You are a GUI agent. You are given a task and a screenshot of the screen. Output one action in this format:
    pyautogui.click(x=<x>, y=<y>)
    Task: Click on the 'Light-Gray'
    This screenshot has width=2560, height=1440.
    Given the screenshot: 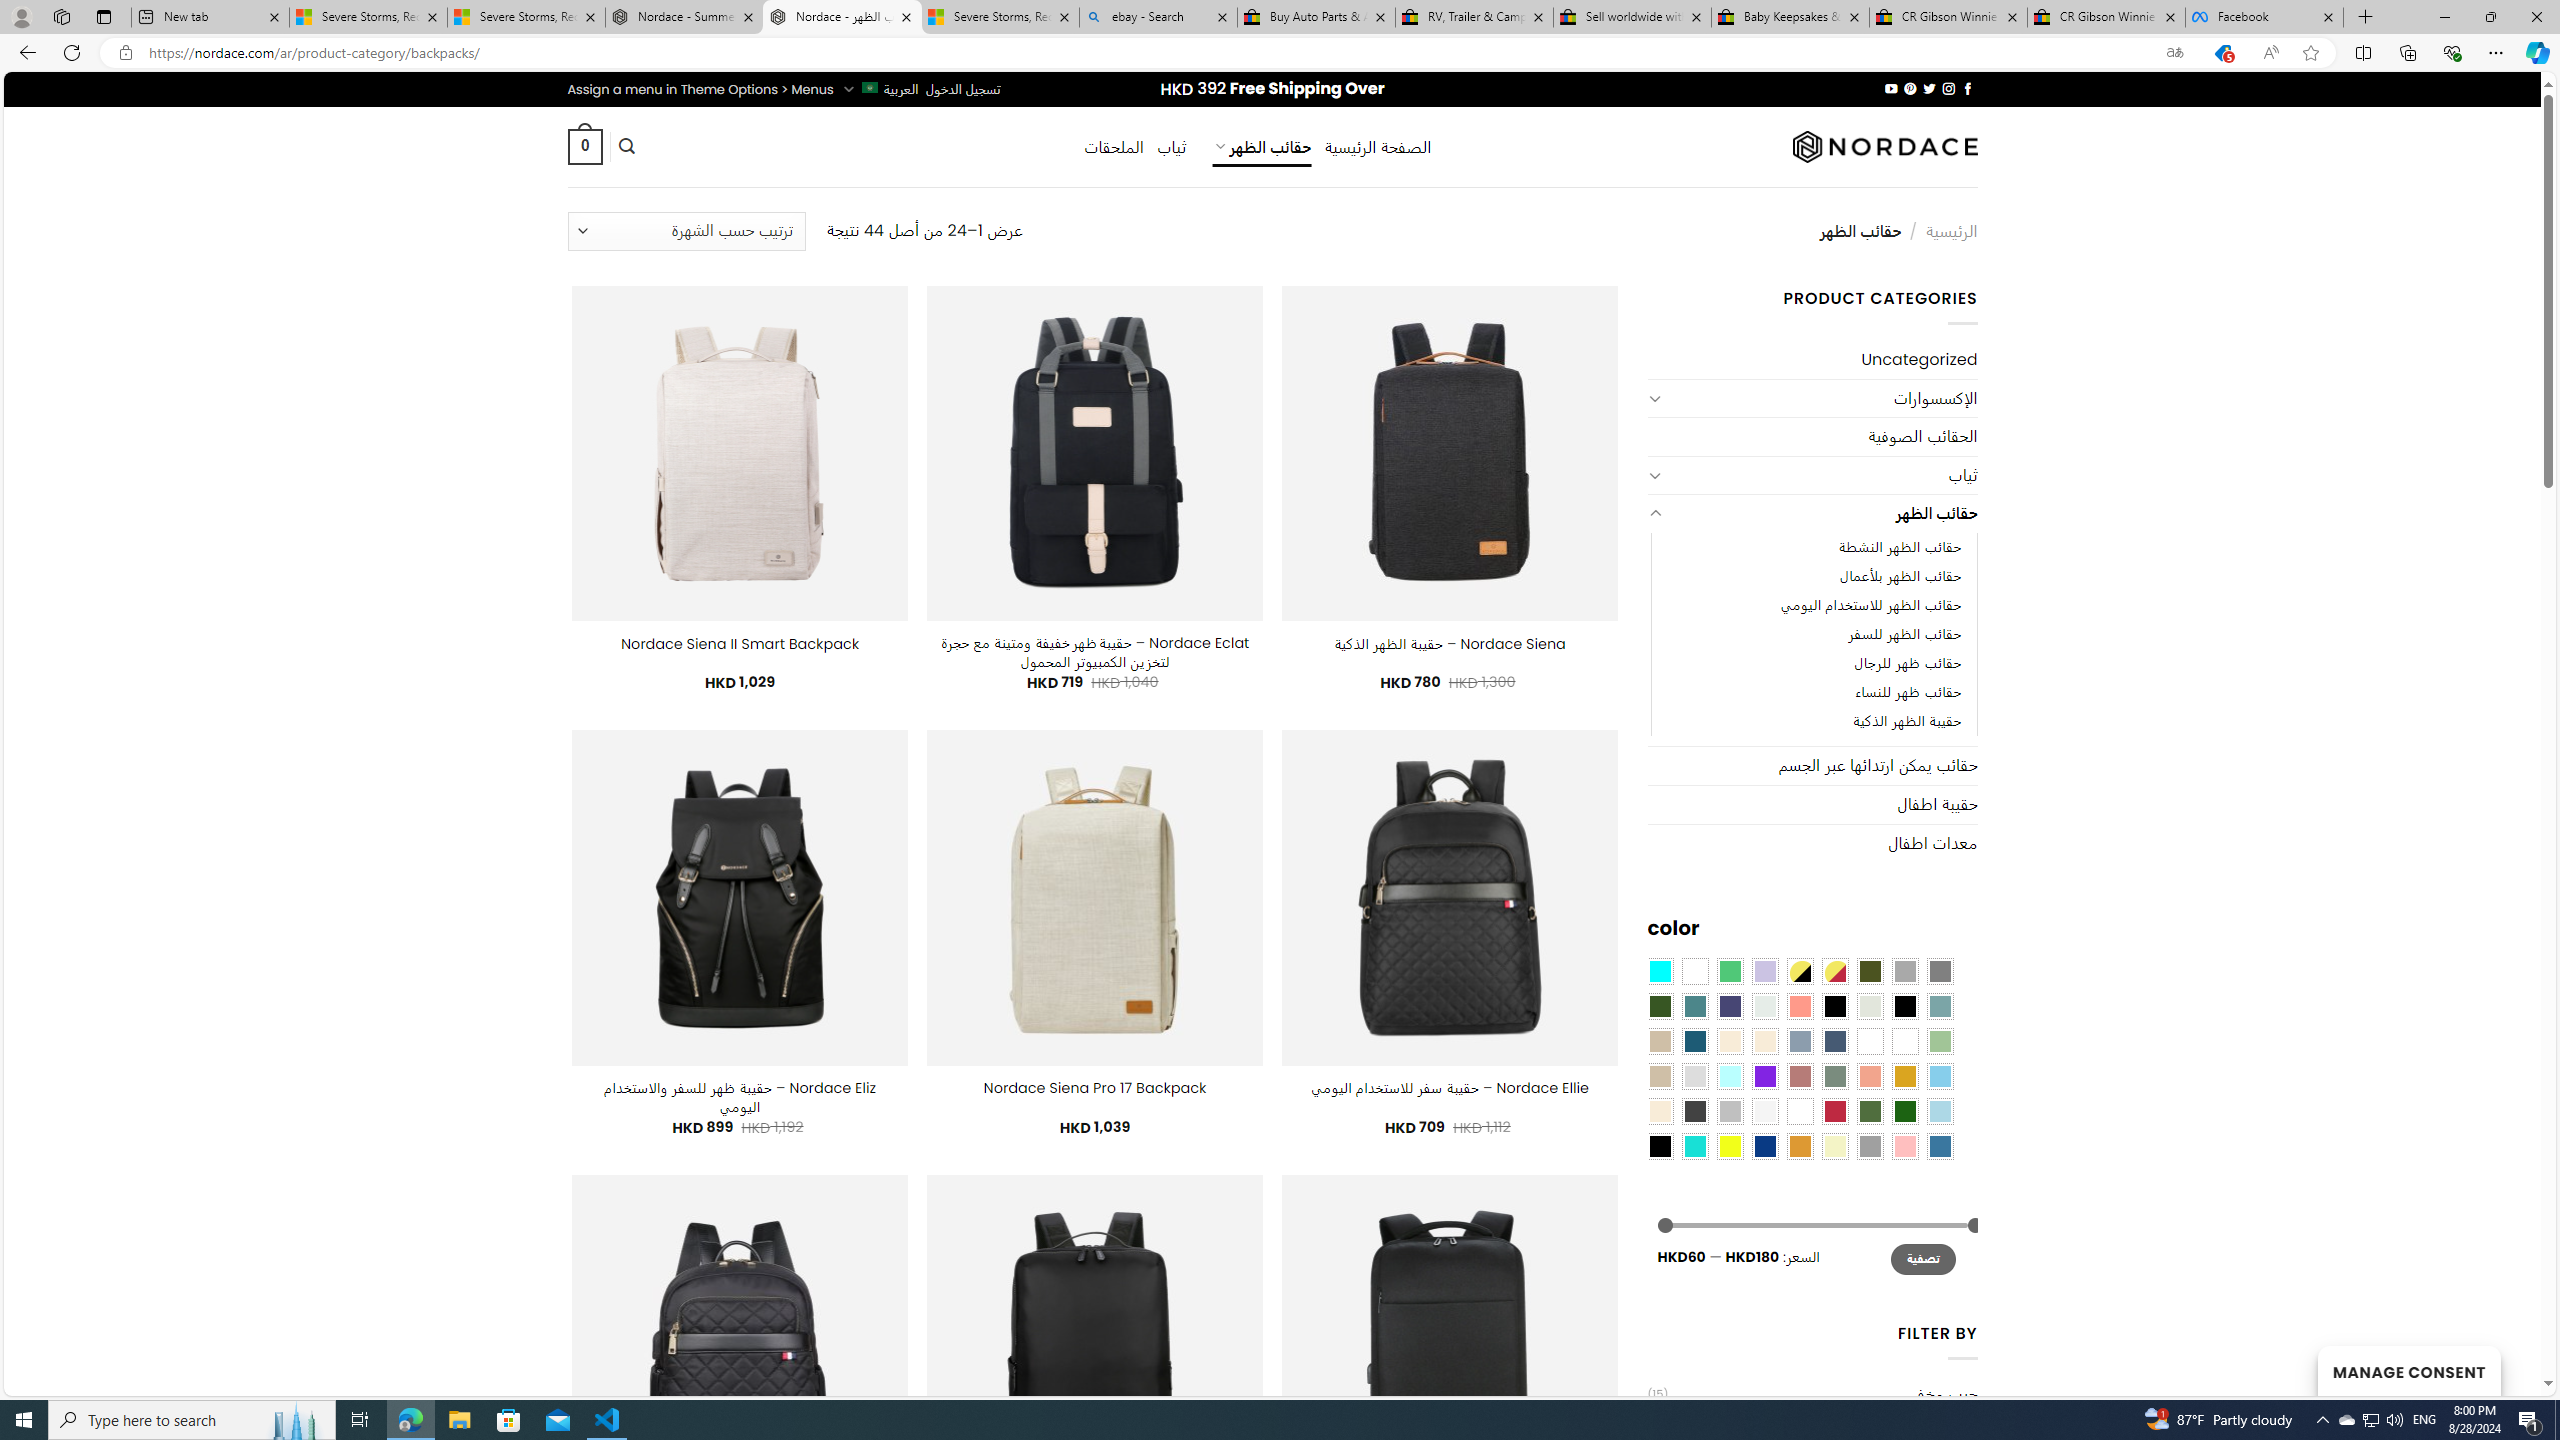 What is the action you would take?
    pyautogui.click(x=1693, y=1075)
    